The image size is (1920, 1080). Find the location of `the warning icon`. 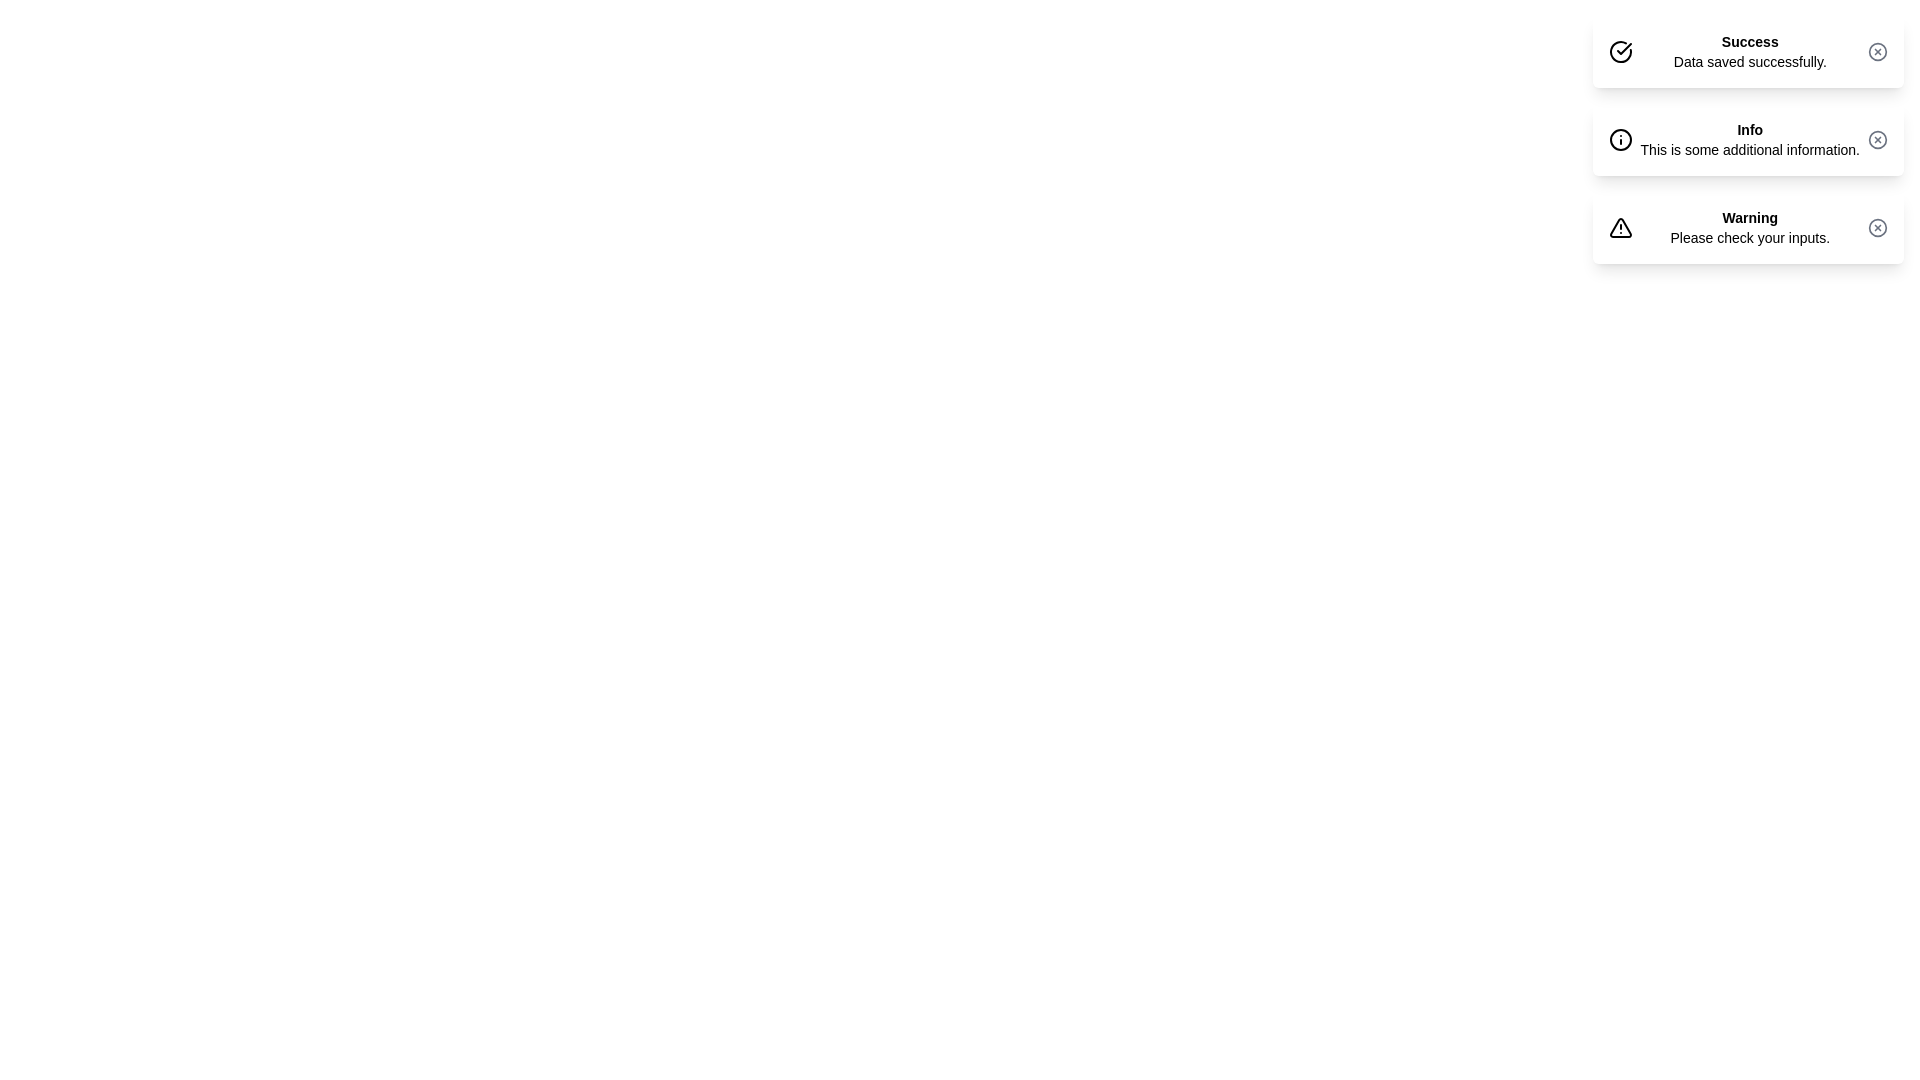

the warning icon is located at coordinates (1620, 226).